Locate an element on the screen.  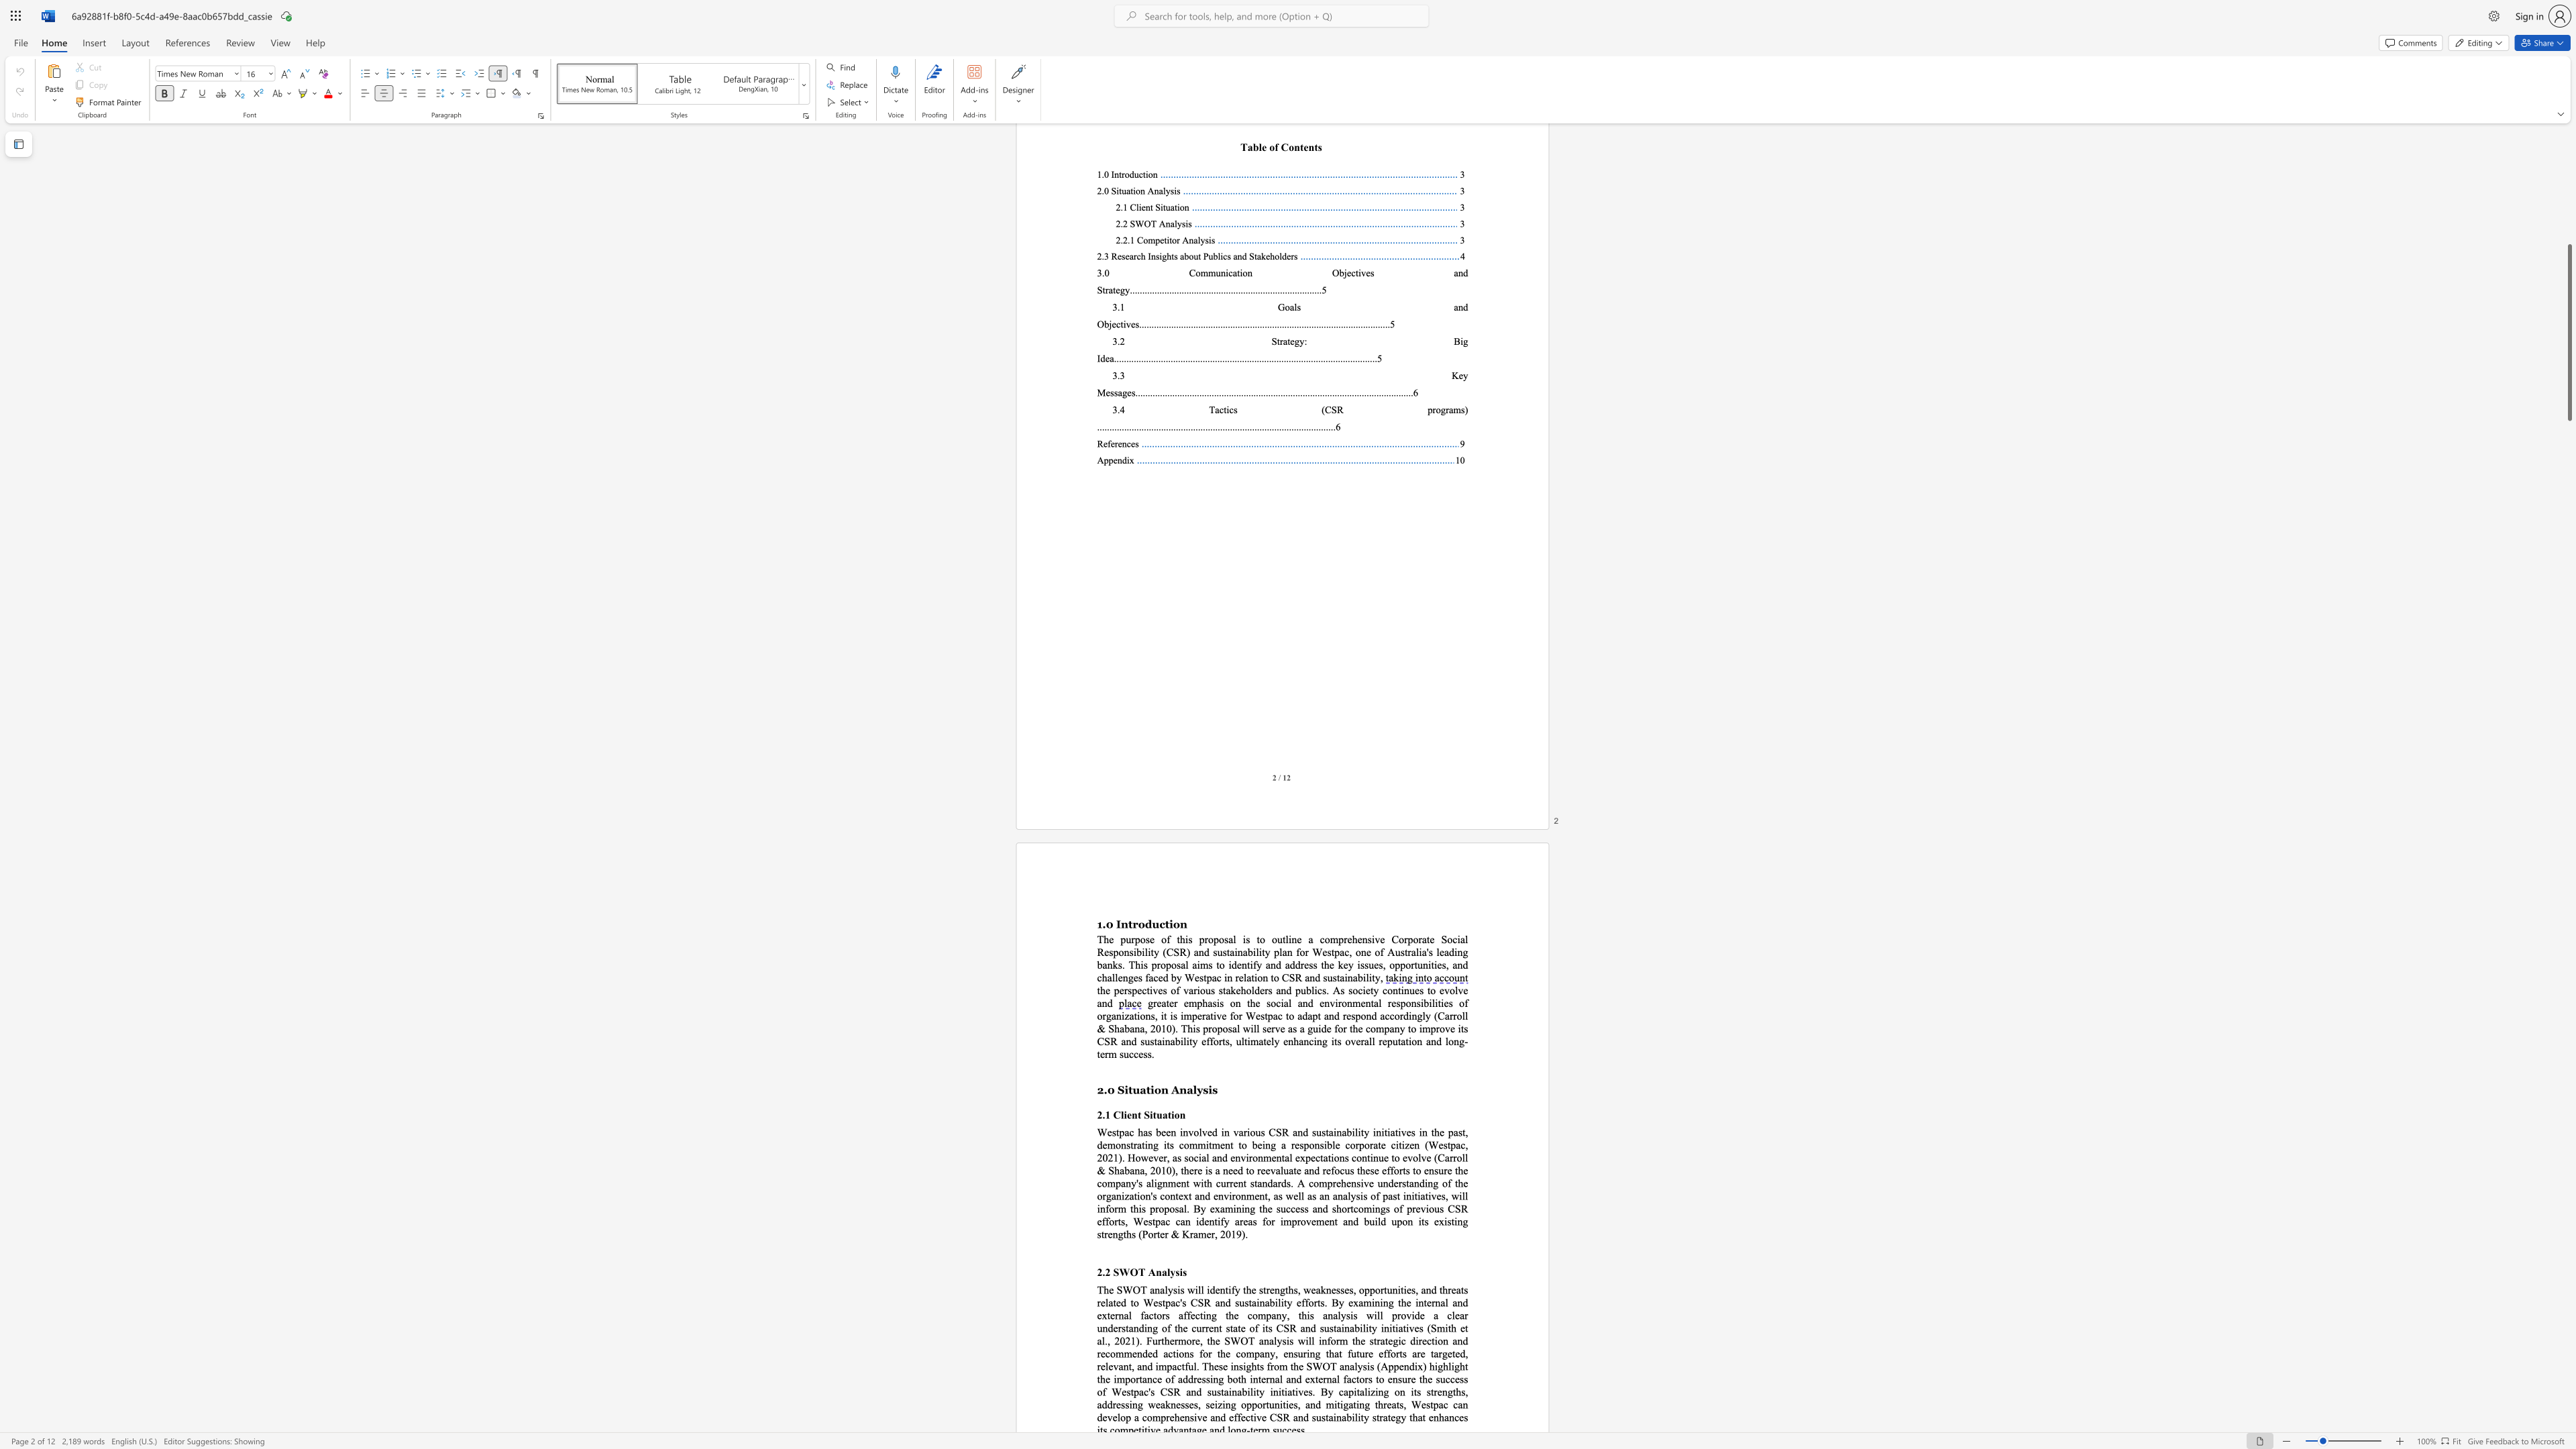
the subset text "apt and respond accordingly (Carroll & Shabana, 2010). This proposal will serve as a guide for the company to improve its CSR and sustainabi" within the text "greater emphasis on the social and environmental responsibilities of organizations, it is imperative for Westpac to adapt and respond accordingly (Carroll & Shabana, 2010). This proposal will serve as a guide for the company to improve its CSR and sustainability efforts," is located at coordinates (1307, 1014).